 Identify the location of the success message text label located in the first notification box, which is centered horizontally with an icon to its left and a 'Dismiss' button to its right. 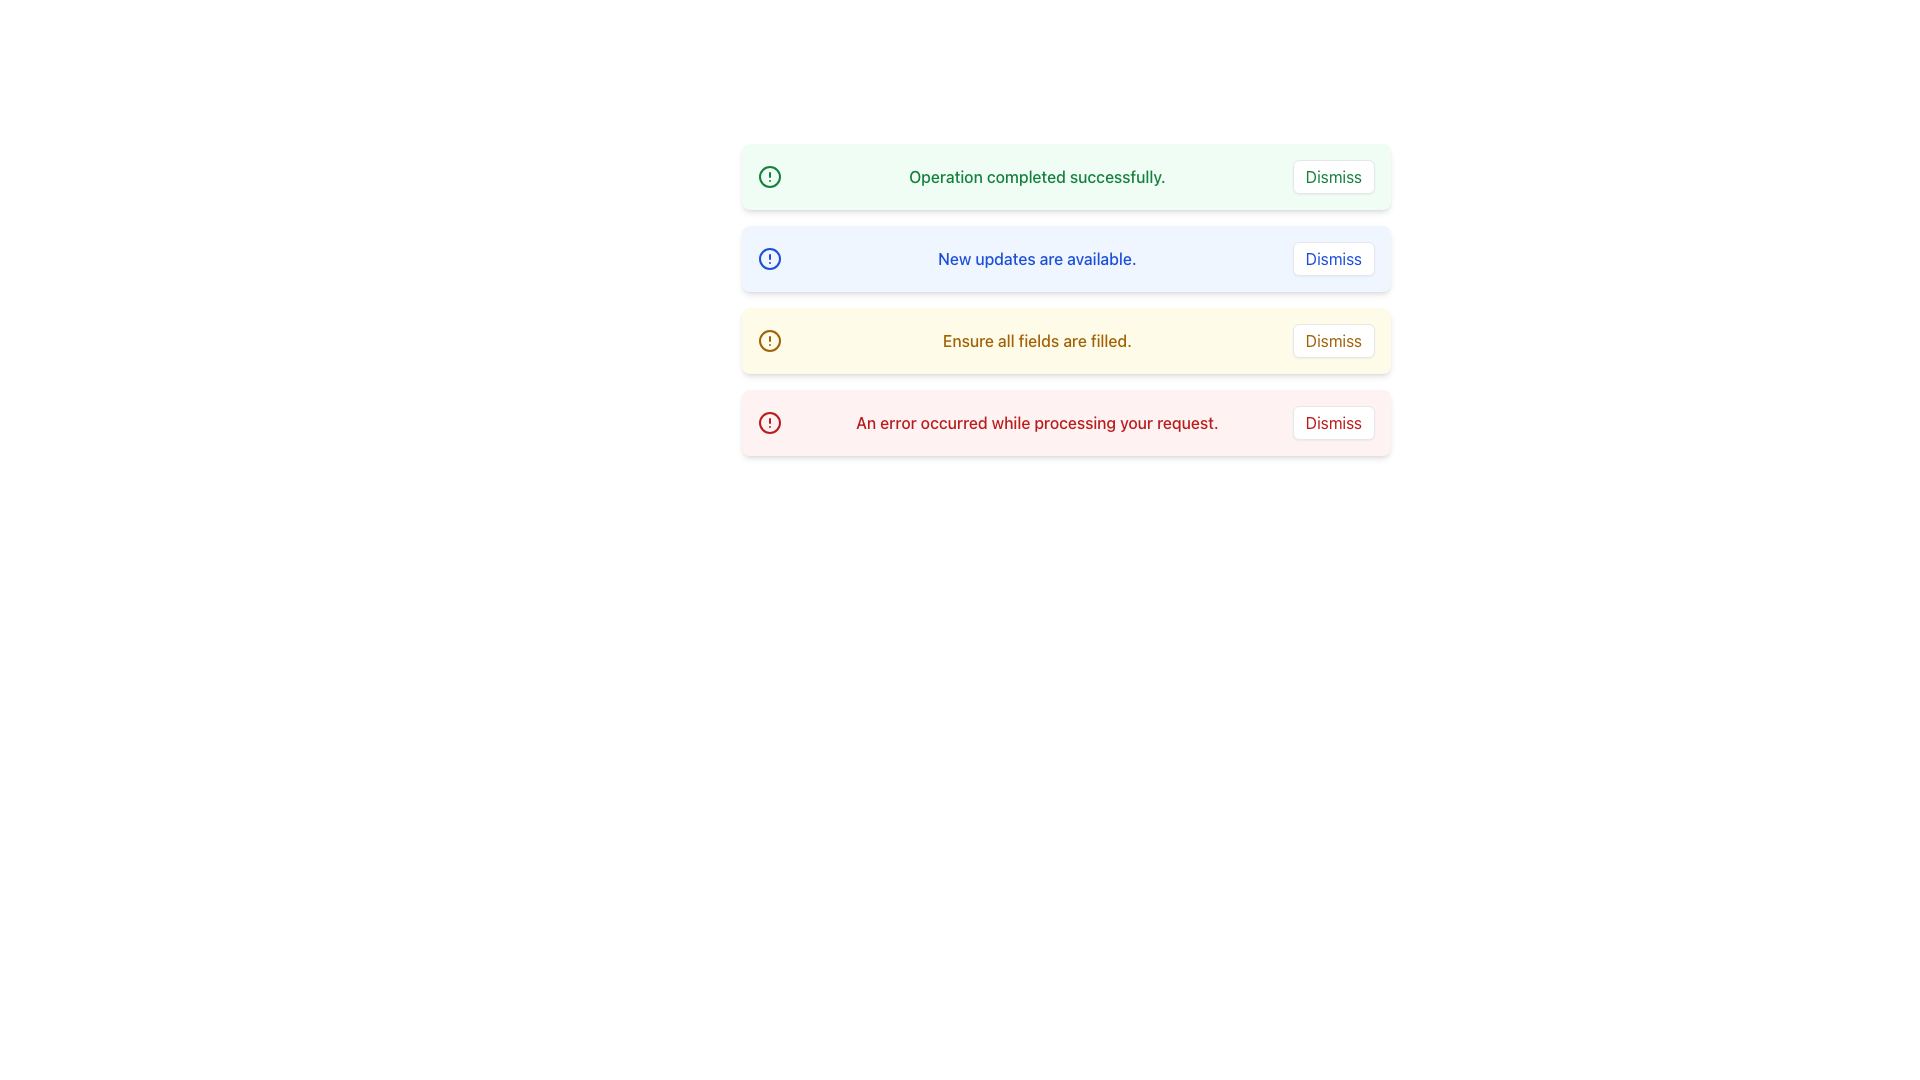
(1037, 176).